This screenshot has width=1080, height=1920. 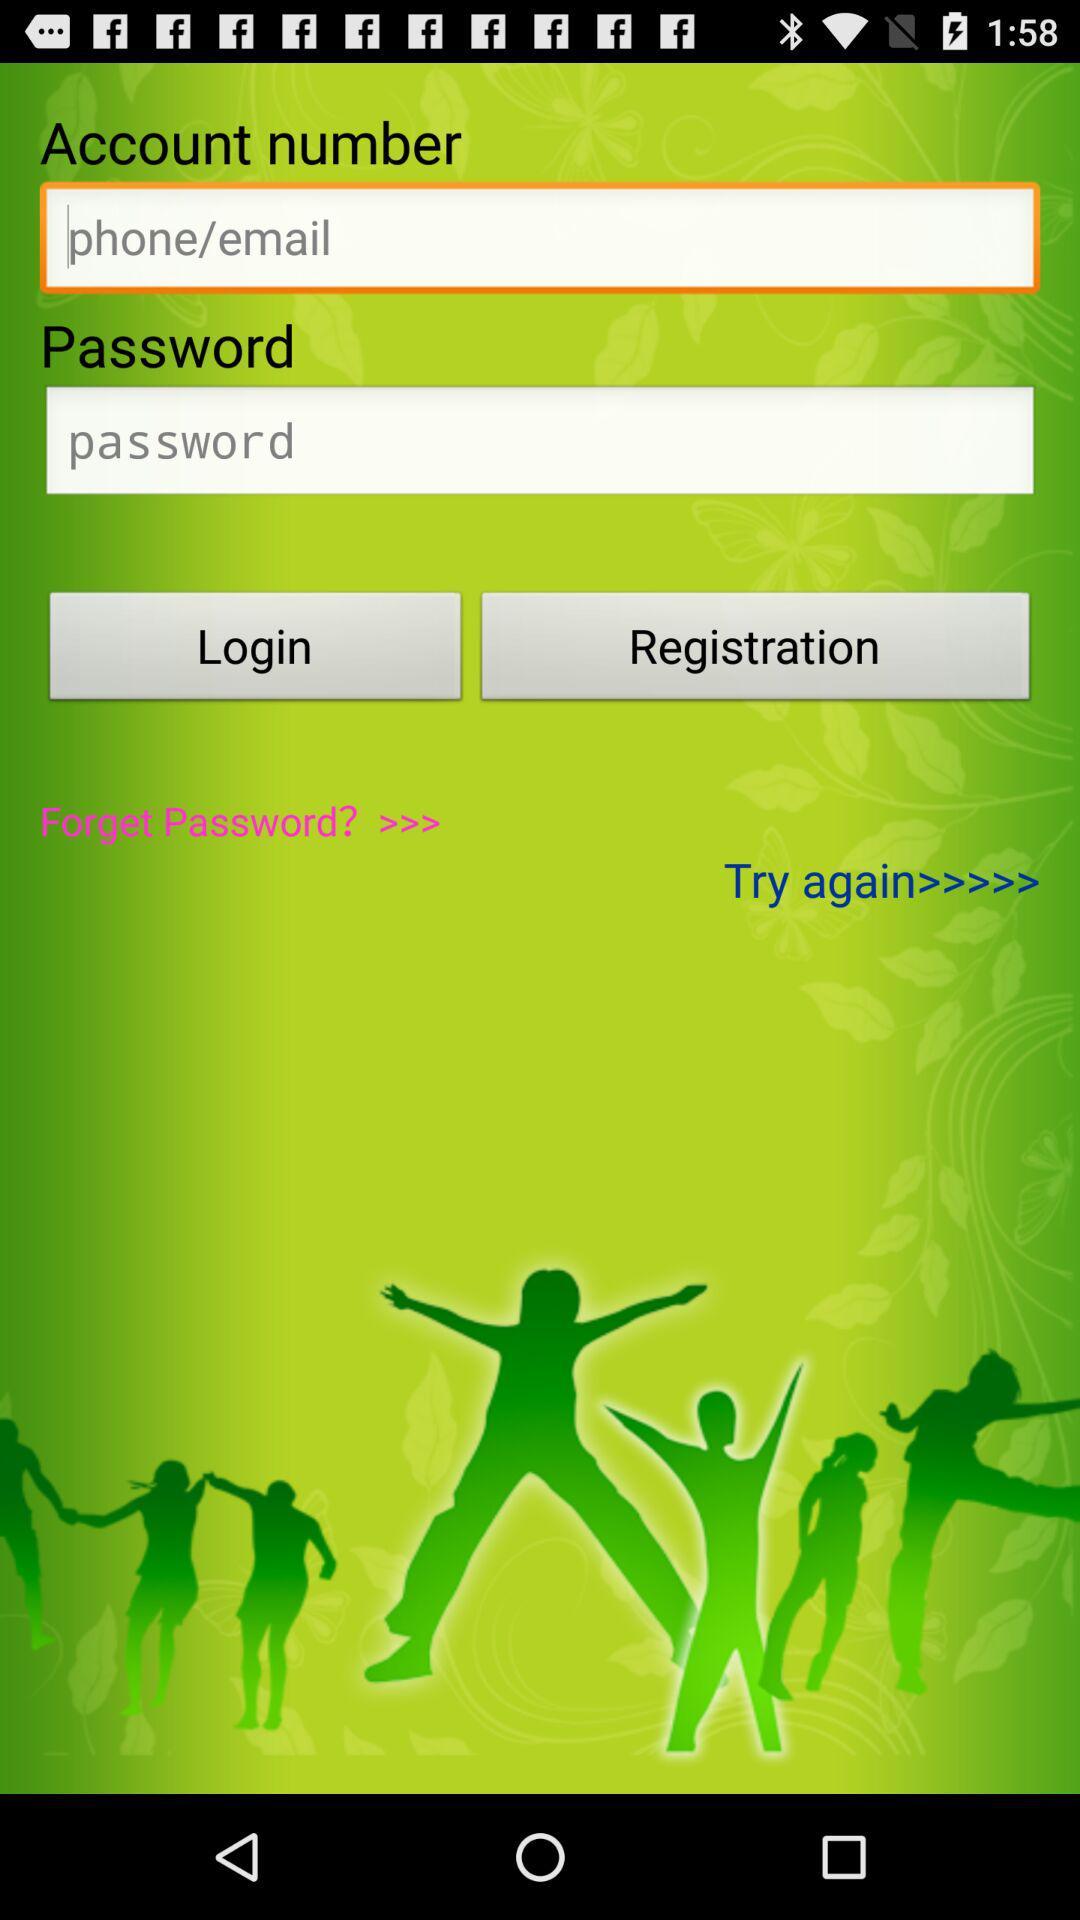 What do you see at coordinates (239, 820) in the screenshot?
I see `item to the left of try again>>>>> app` at bounding box center [239, 820].